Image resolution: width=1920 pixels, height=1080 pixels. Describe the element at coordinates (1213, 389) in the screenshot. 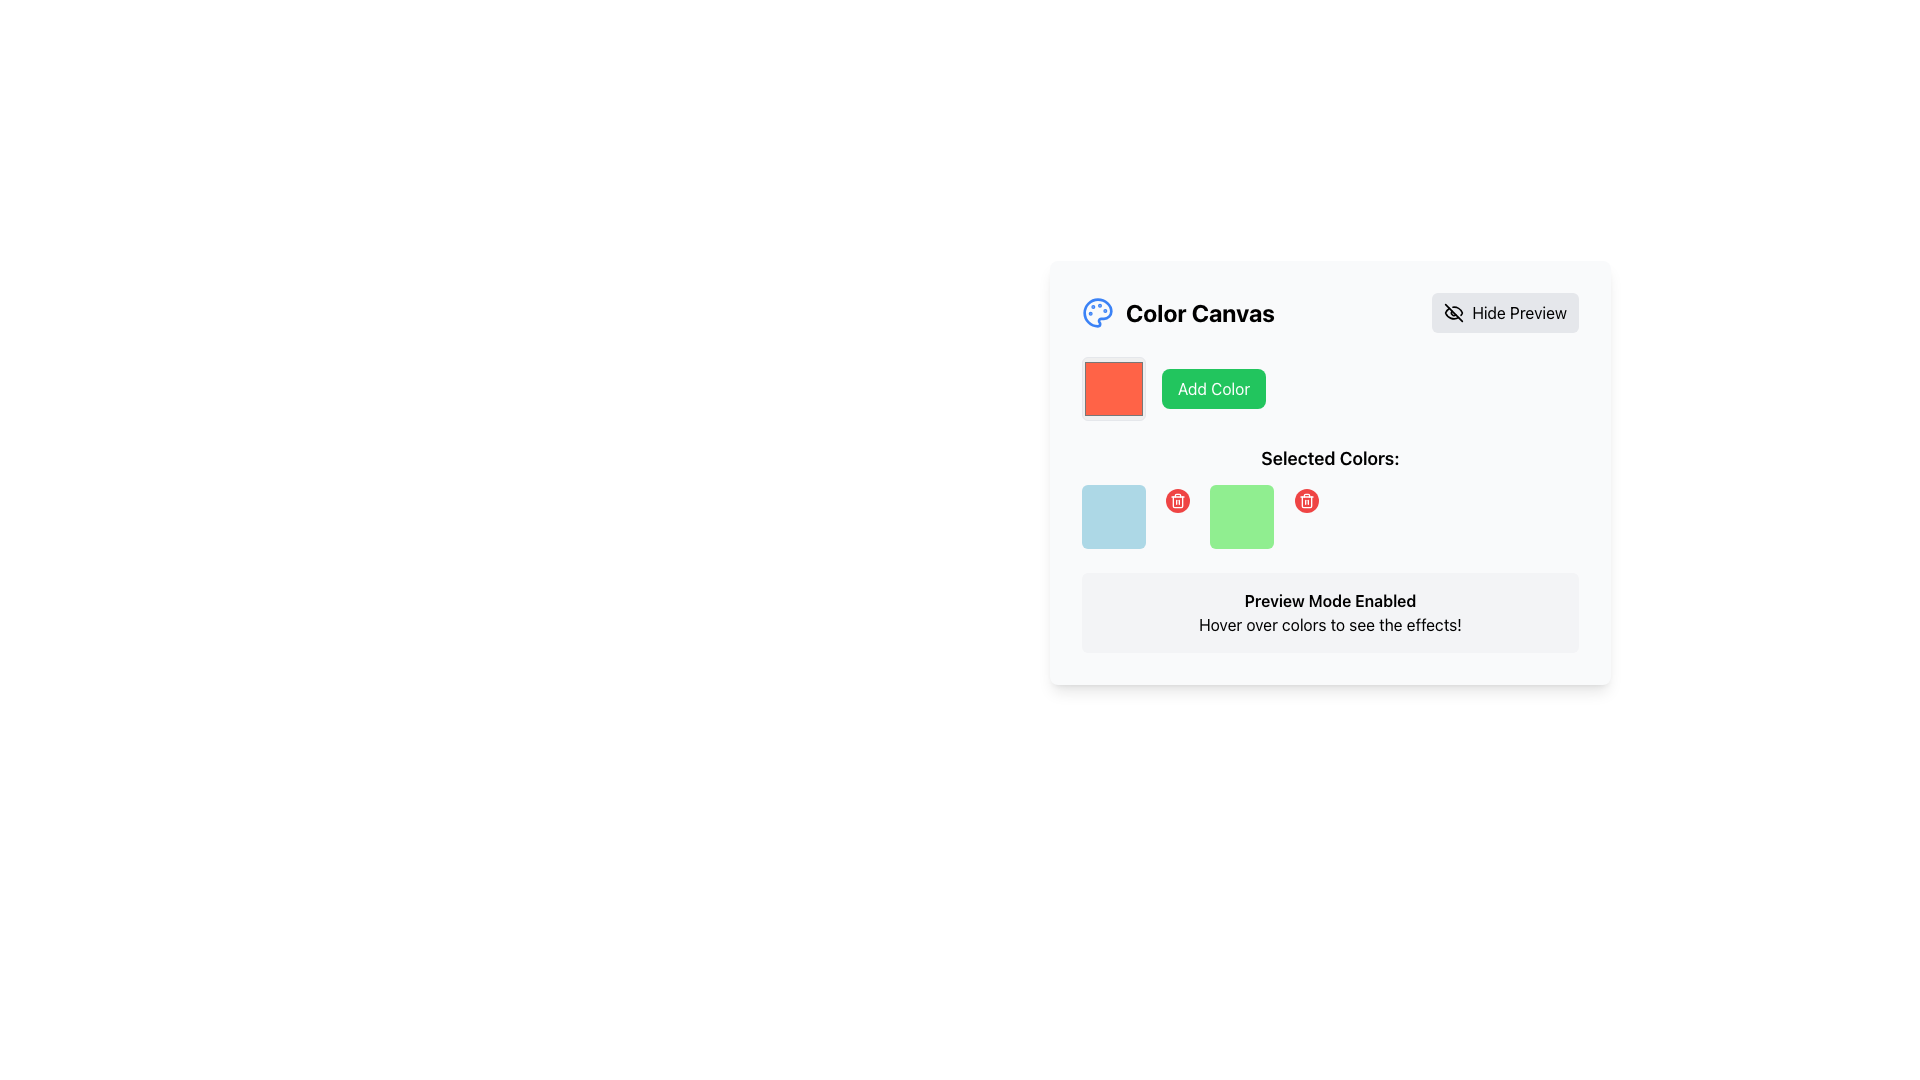

I see `the 'Add Color' button, which has a green background and white text` at that location.